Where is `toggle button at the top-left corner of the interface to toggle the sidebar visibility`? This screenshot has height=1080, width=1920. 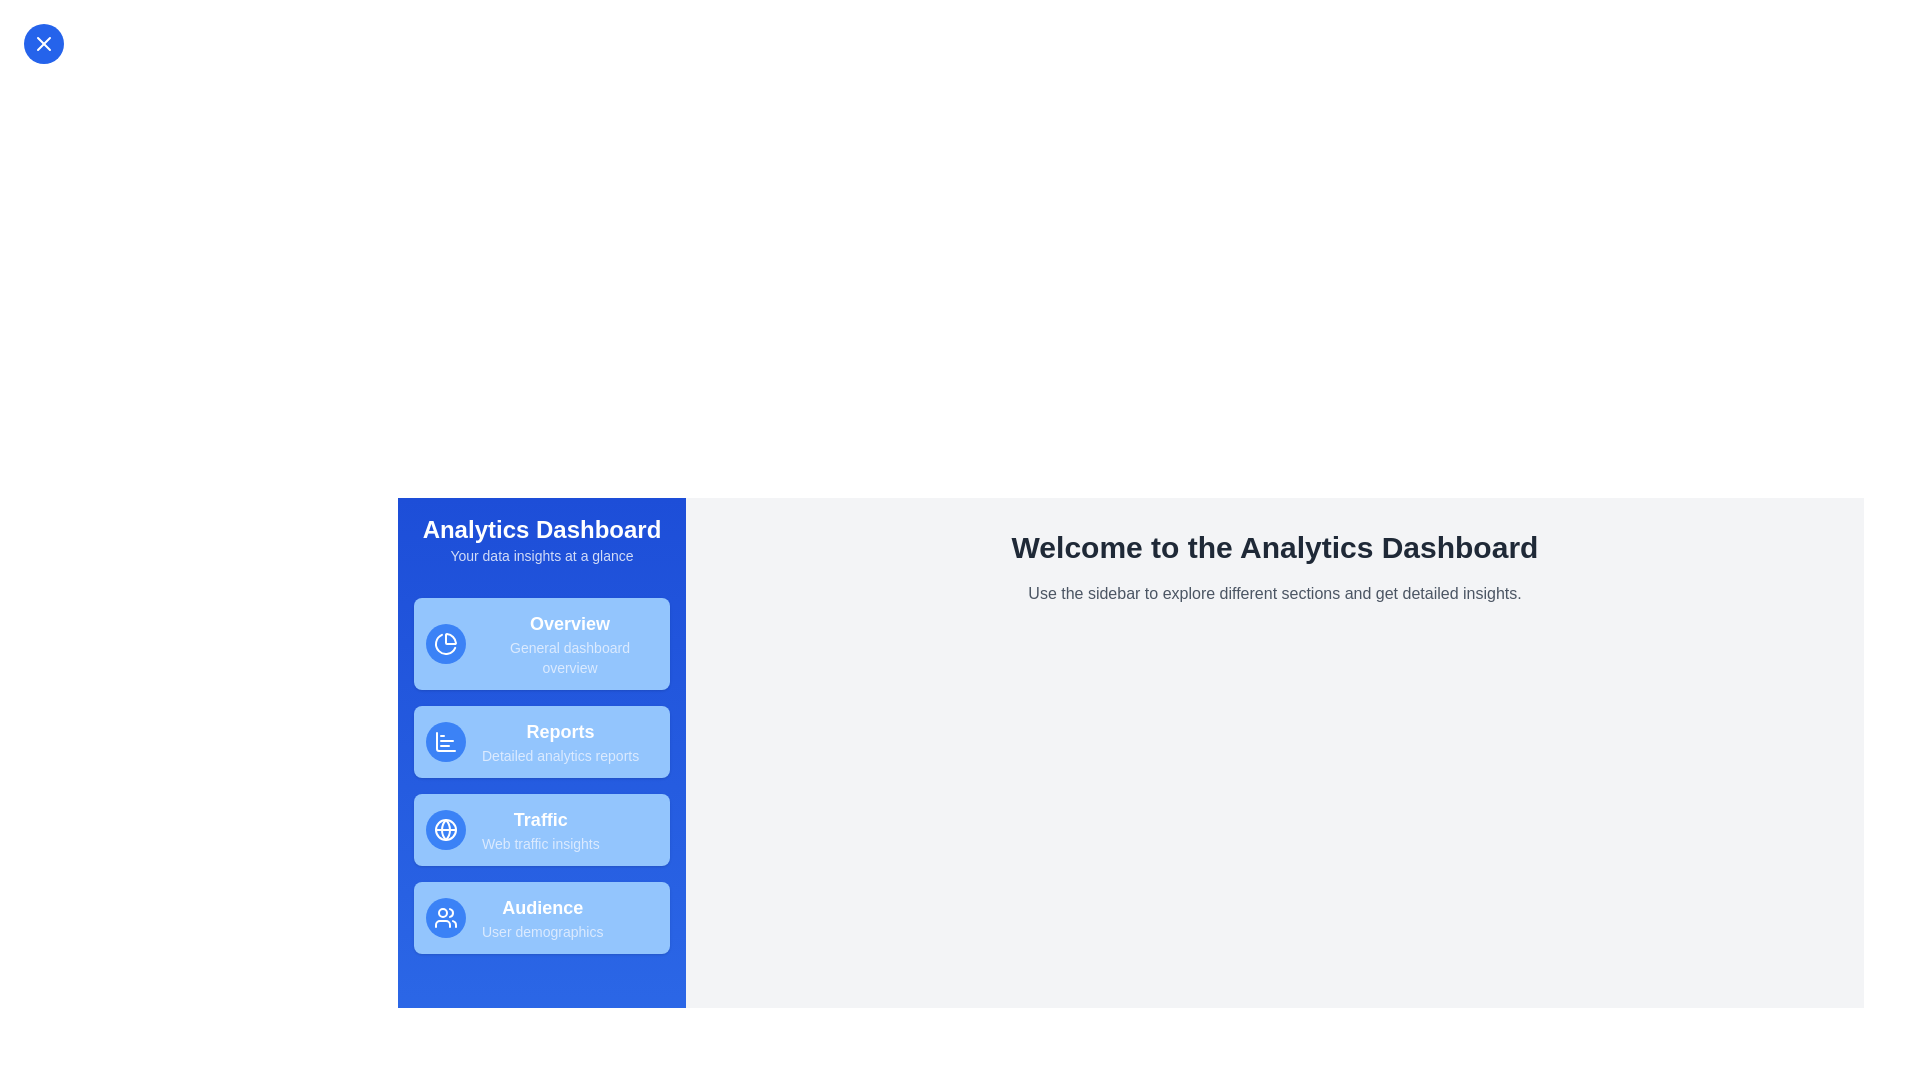
toggle button at the top-left corner of the interface to toggle the sidebar visibility is located at coordinates (43, 43).